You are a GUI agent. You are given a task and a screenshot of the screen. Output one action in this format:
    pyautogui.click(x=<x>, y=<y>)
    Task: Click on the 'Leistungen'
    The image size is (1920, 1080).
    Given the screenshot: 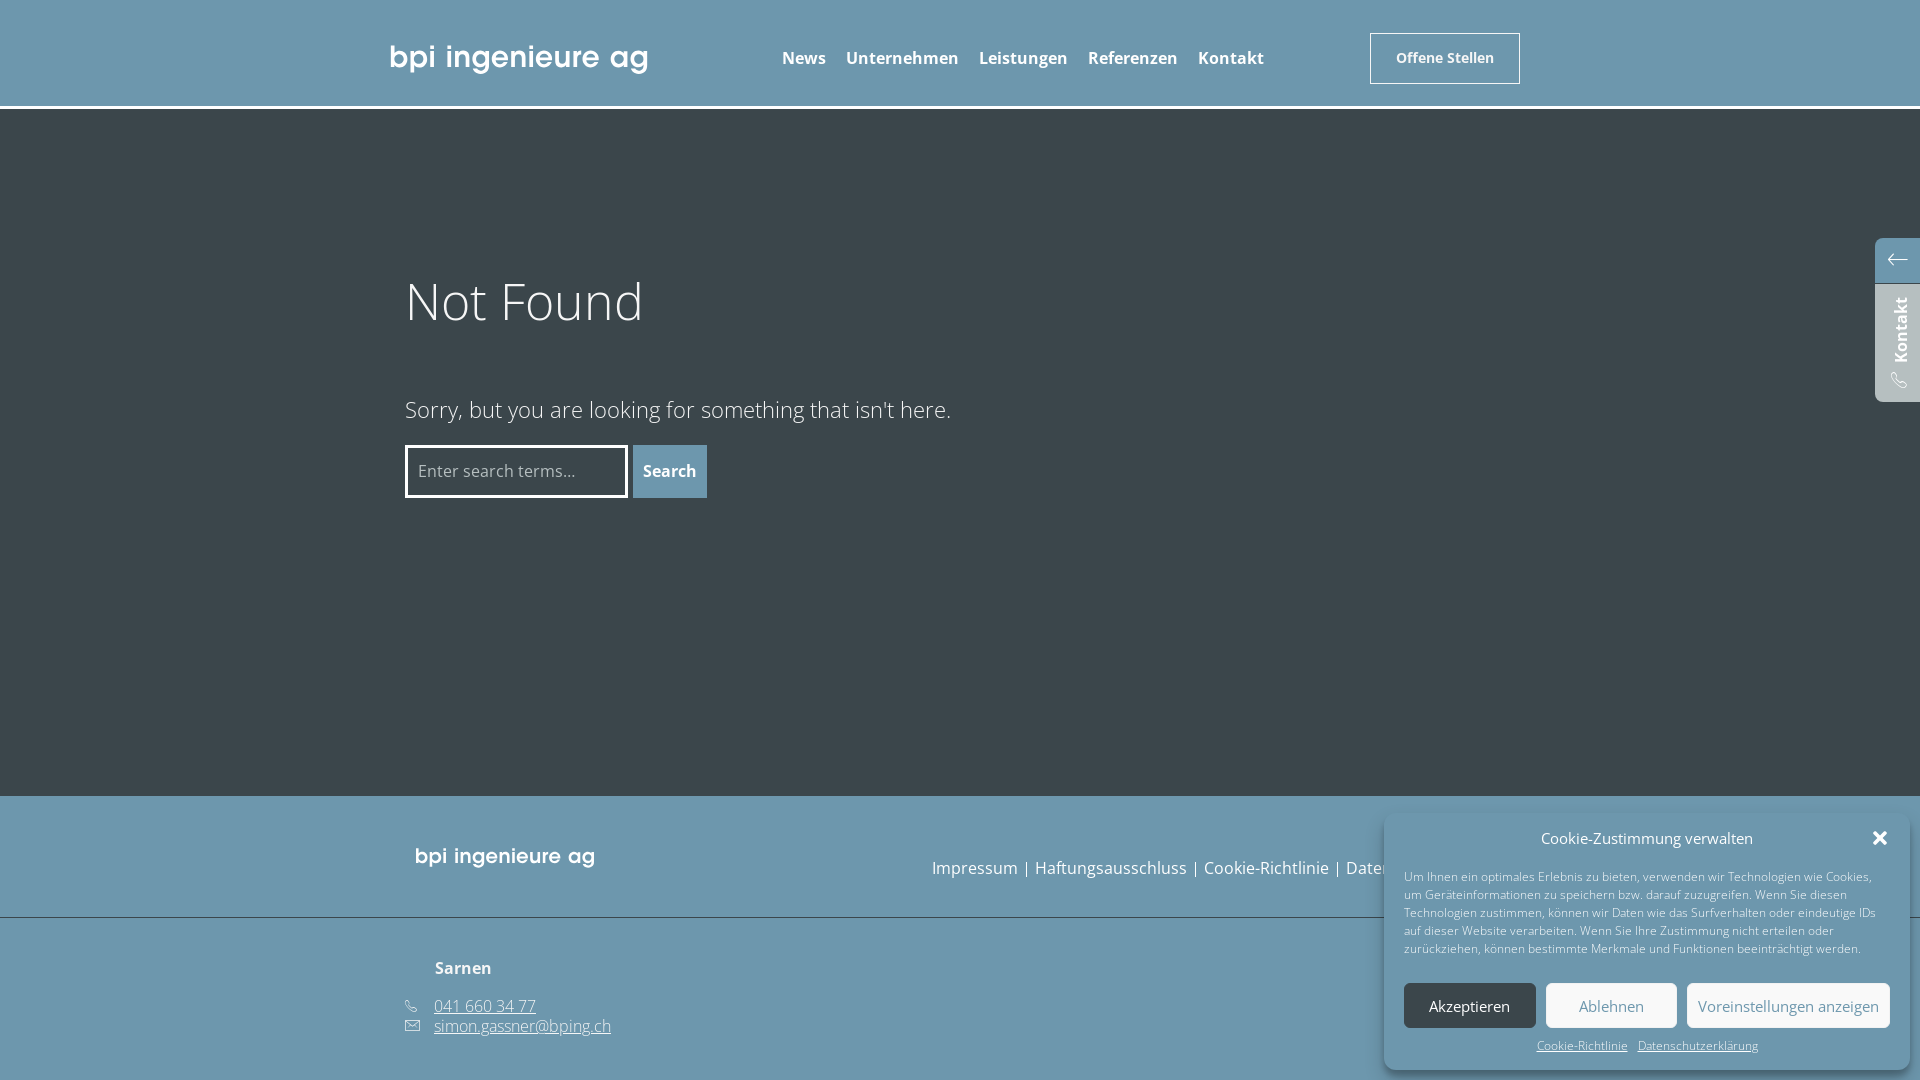 What is the action you would take?
    pyautogui.click(x=1022, y=57)
    